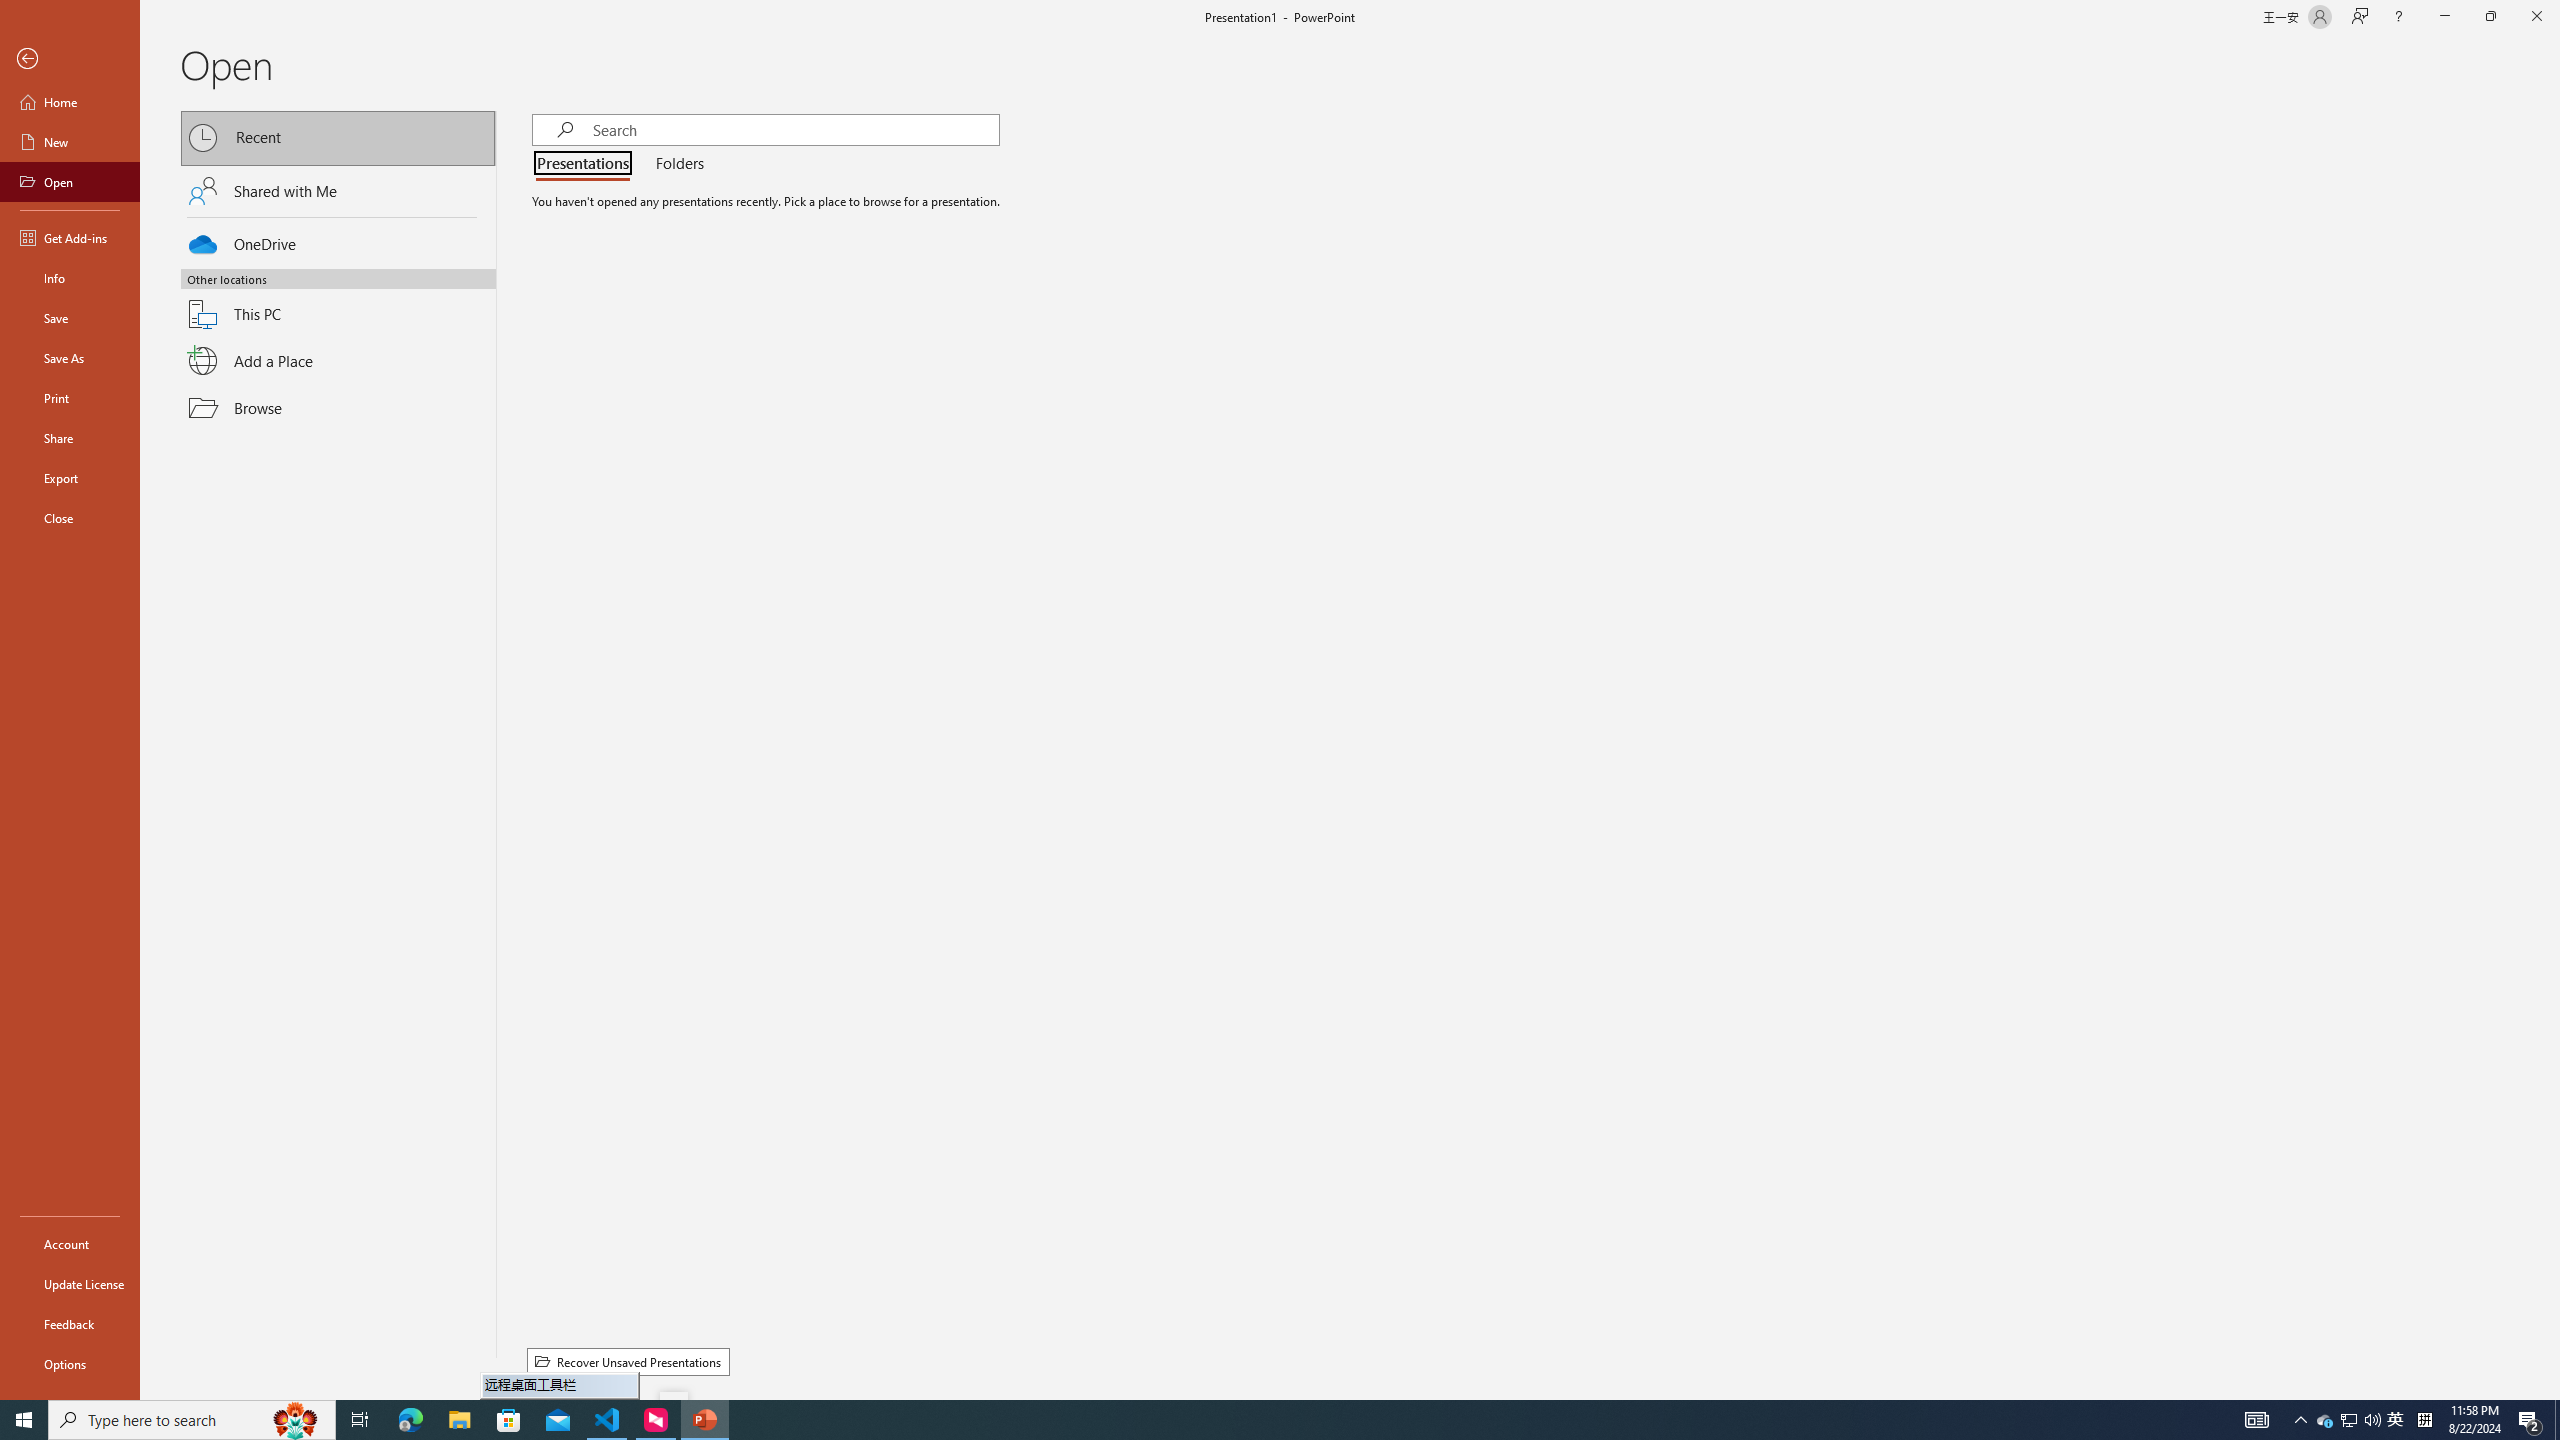  I want to click on 'New', so click(69, 141).